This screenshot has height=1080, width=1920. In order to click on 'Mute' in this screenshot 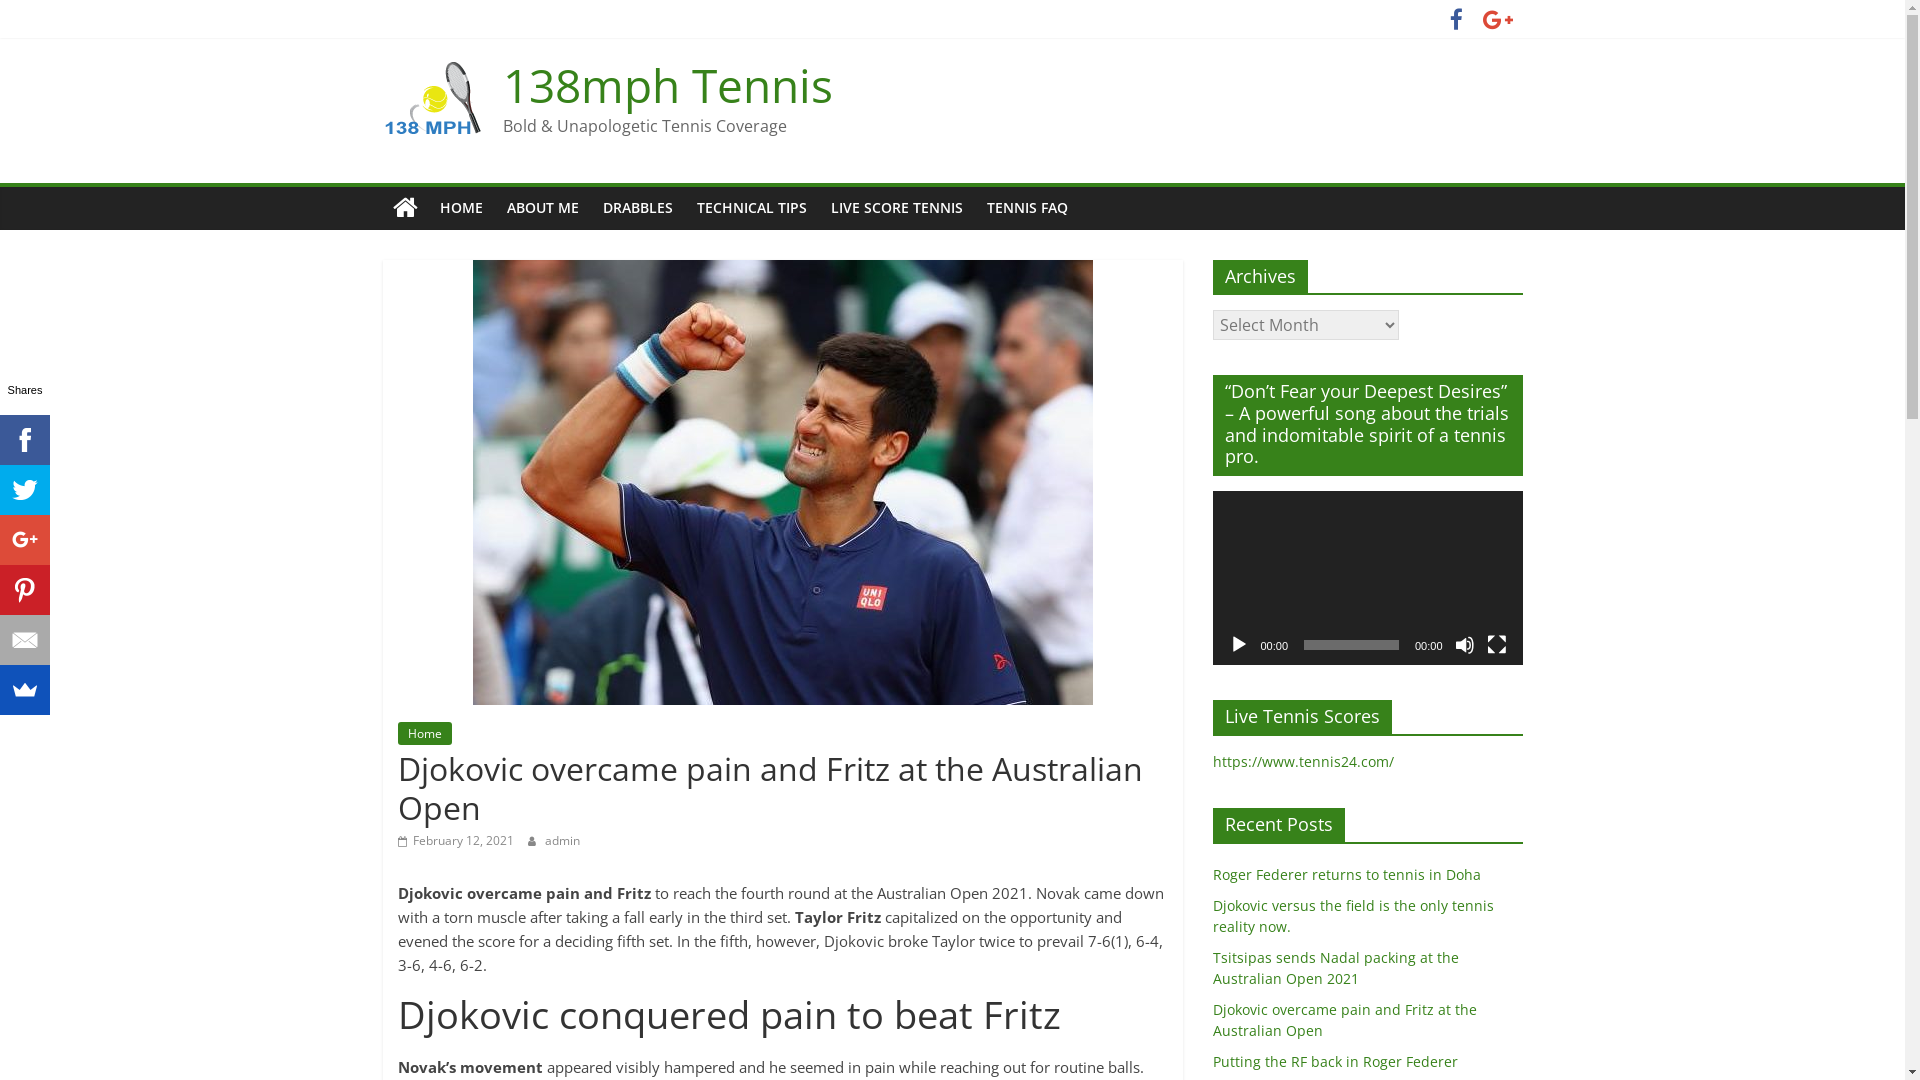, I will do `click(1464, 644)`.